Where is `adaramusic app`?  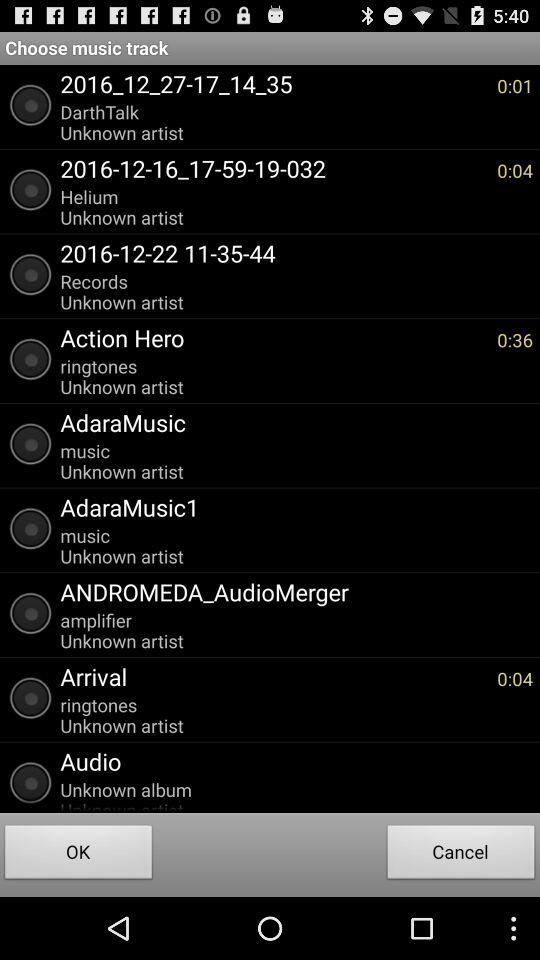
adaramusic app is located at coordinates (290, 422).